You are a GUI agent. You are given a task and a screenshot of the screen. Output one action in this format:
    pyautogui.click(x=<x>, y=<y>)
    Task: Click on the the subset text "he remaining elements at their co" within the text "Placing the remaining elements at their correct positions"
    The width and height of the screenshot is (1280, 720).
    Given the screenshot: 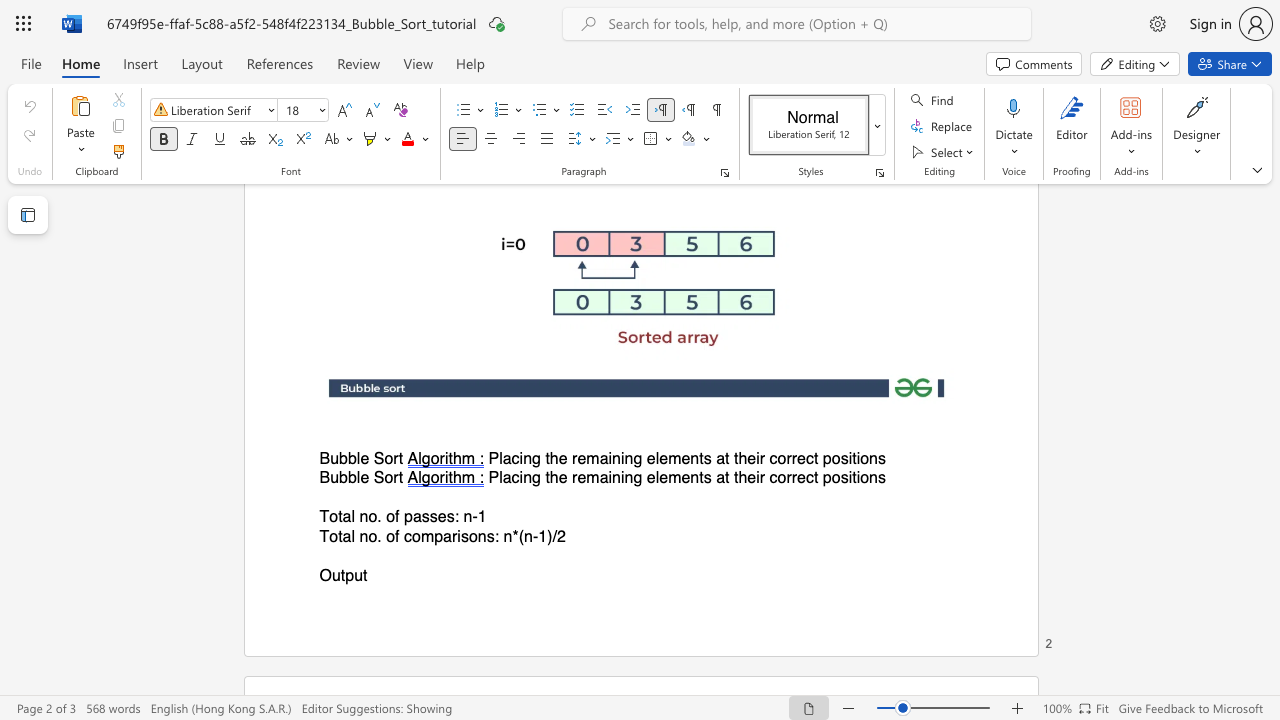 What is the action you would take?
    pyautogui.click(x=549, y=478)
    